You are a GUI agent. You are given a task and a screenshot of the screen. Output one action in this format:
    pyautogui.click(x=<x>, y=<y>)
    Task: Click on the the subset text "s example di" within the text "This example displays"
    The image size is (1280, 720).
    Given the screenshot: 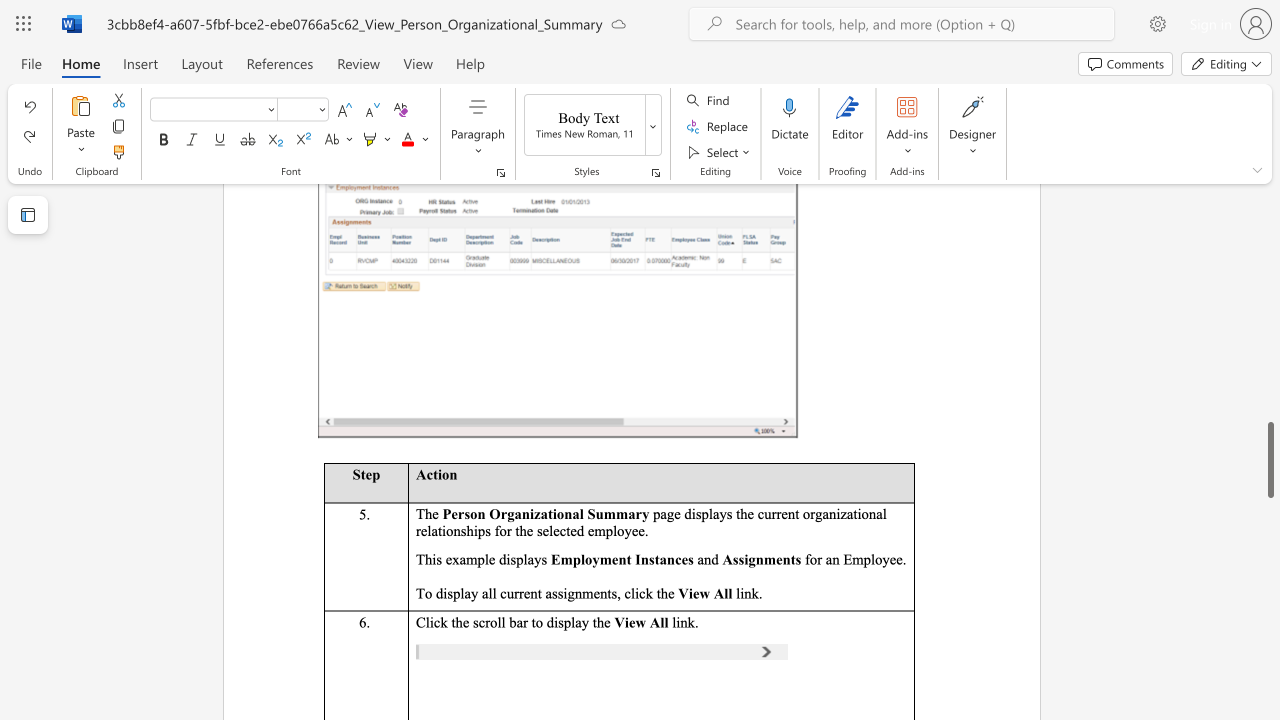 What is the action you would take?
    pyautogui.click(x=435, y=559)
    